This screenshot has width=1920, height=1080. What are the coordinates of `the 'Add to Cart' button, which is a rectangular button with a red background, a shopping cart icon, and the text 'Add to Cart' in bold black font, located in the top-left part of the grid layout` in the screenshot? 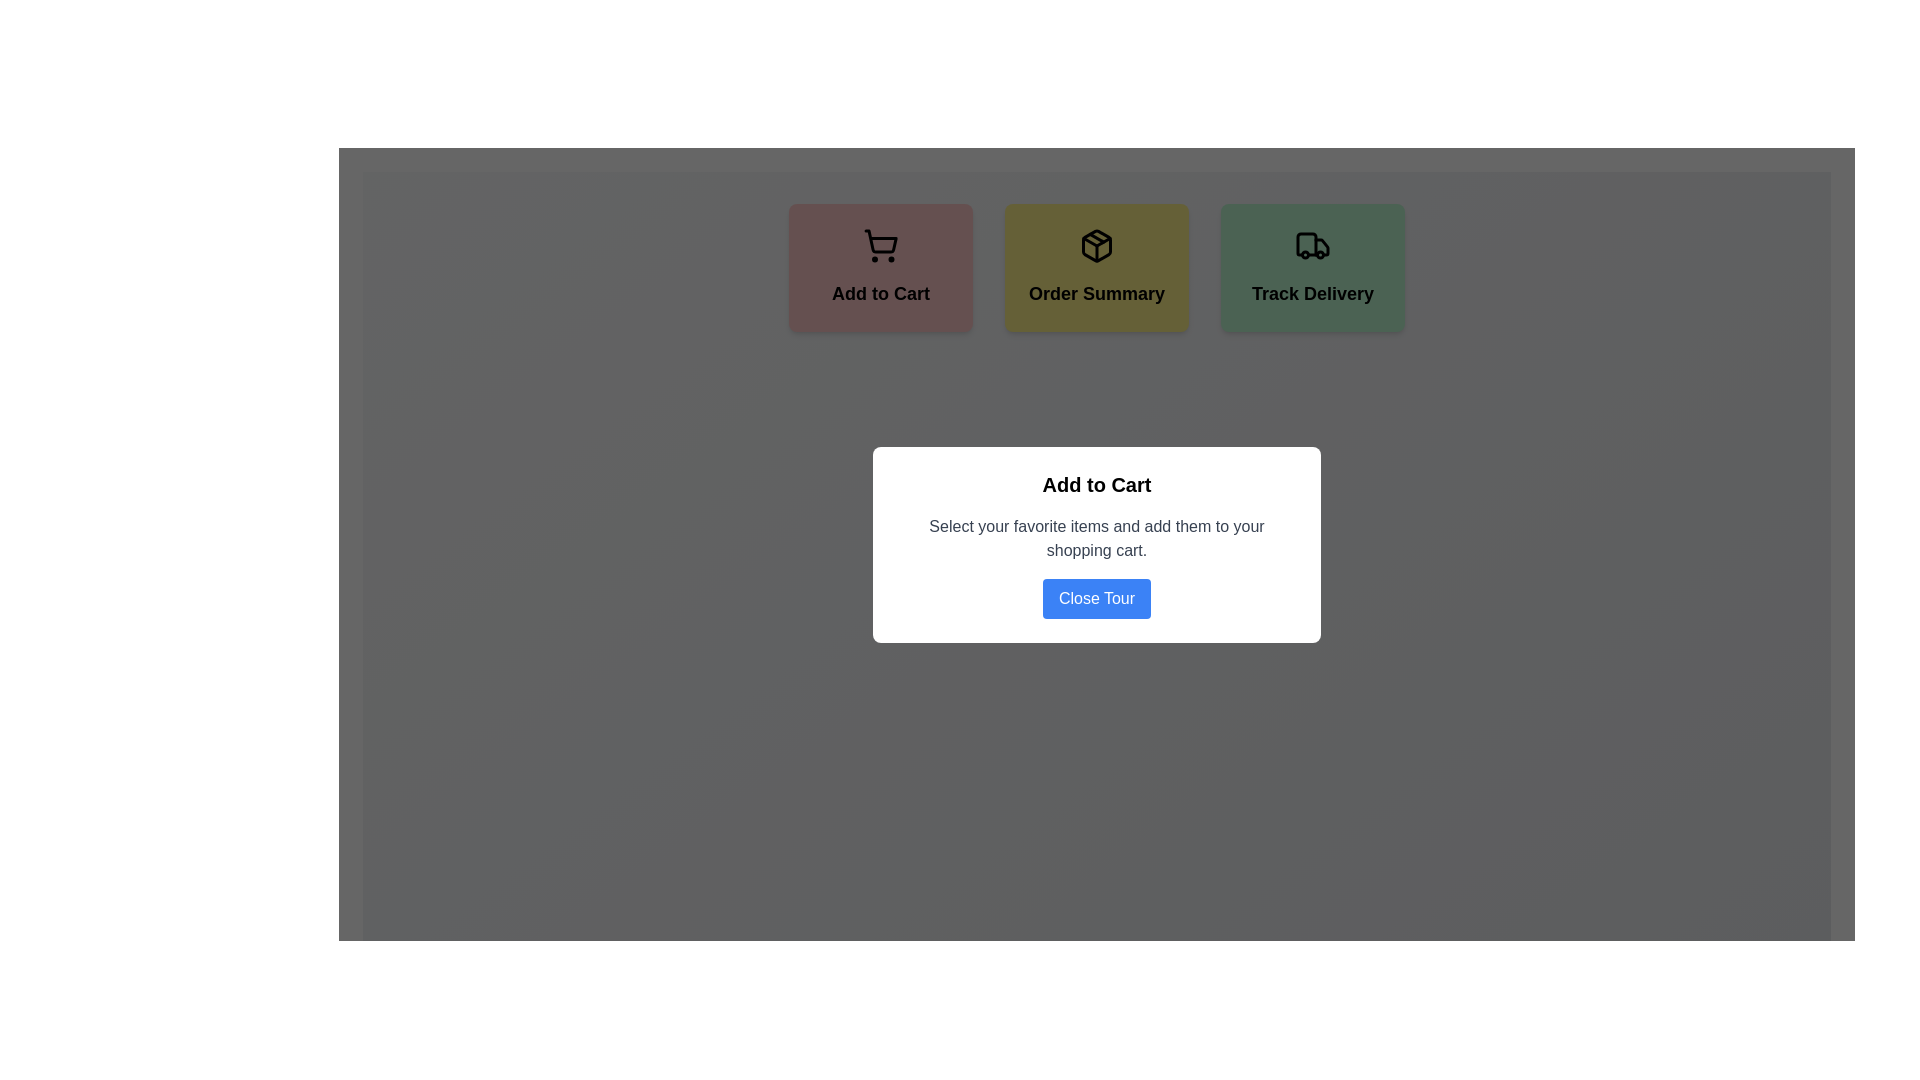 It's located at (880, 266).